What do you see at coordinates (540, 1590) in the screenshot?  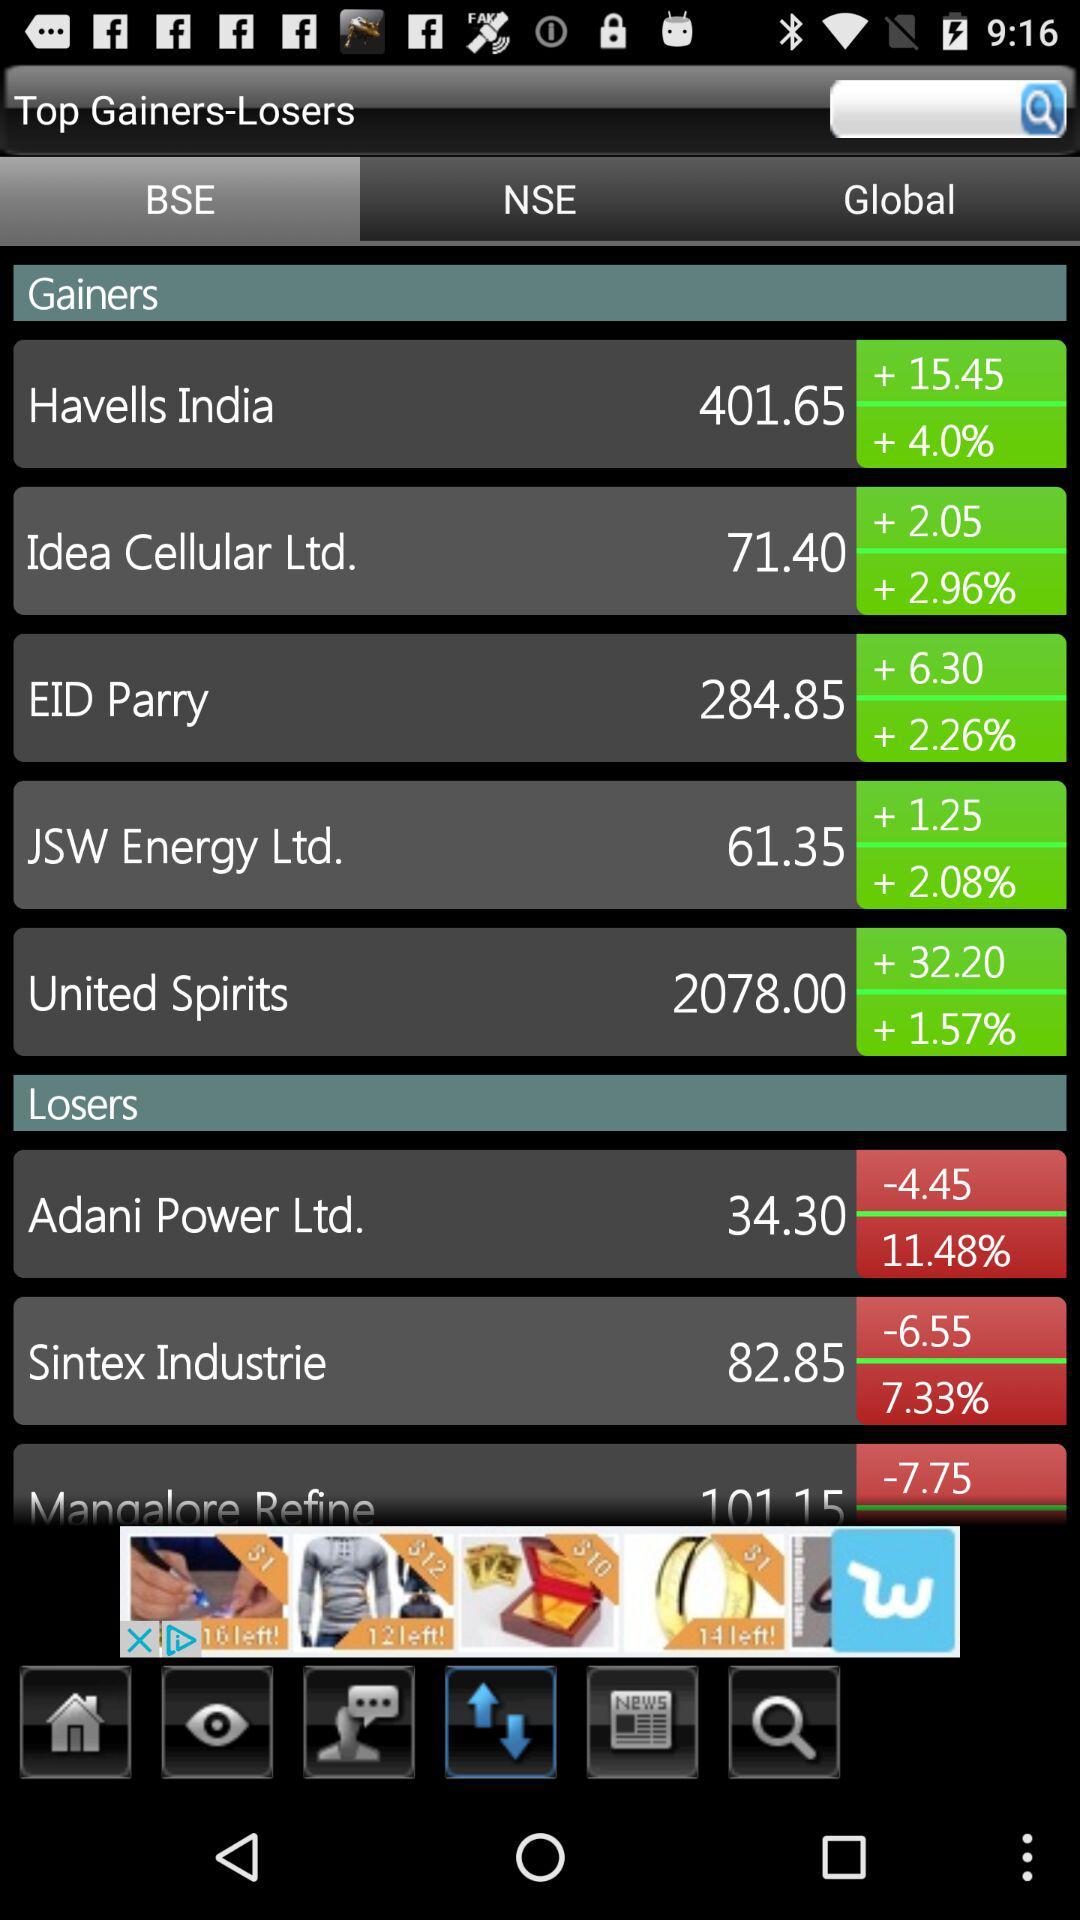 I see `to advertisement box` at bounding box center [540, 1590].